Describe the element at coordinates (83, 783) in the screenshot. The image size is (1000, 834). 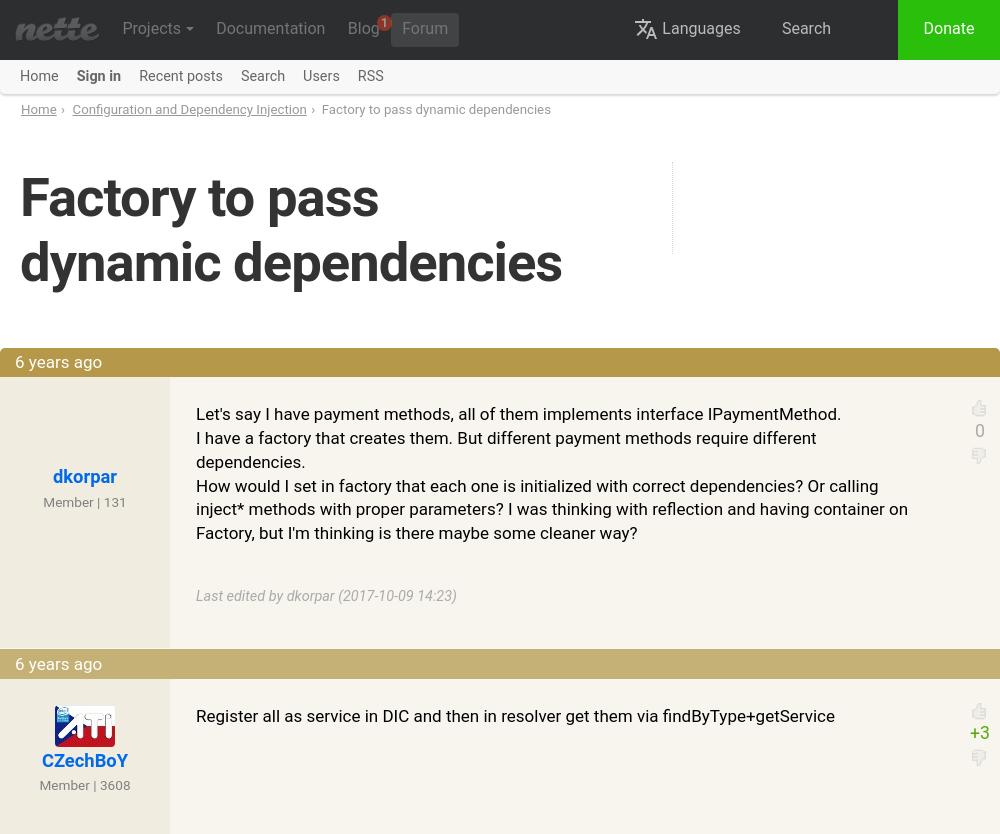
I see `'Member | 3608'` at that location.